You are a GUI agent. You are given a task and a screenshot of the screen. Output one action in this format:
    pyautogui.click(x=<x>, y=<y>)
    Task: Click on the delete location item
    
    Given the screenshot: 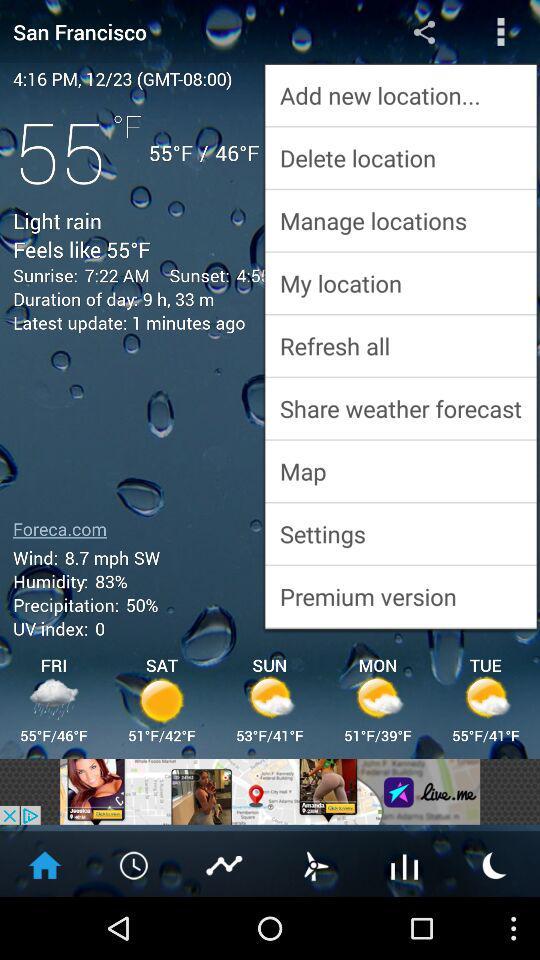 What is the action you would take?
    pyautogui.click(x=400, y=157)
    